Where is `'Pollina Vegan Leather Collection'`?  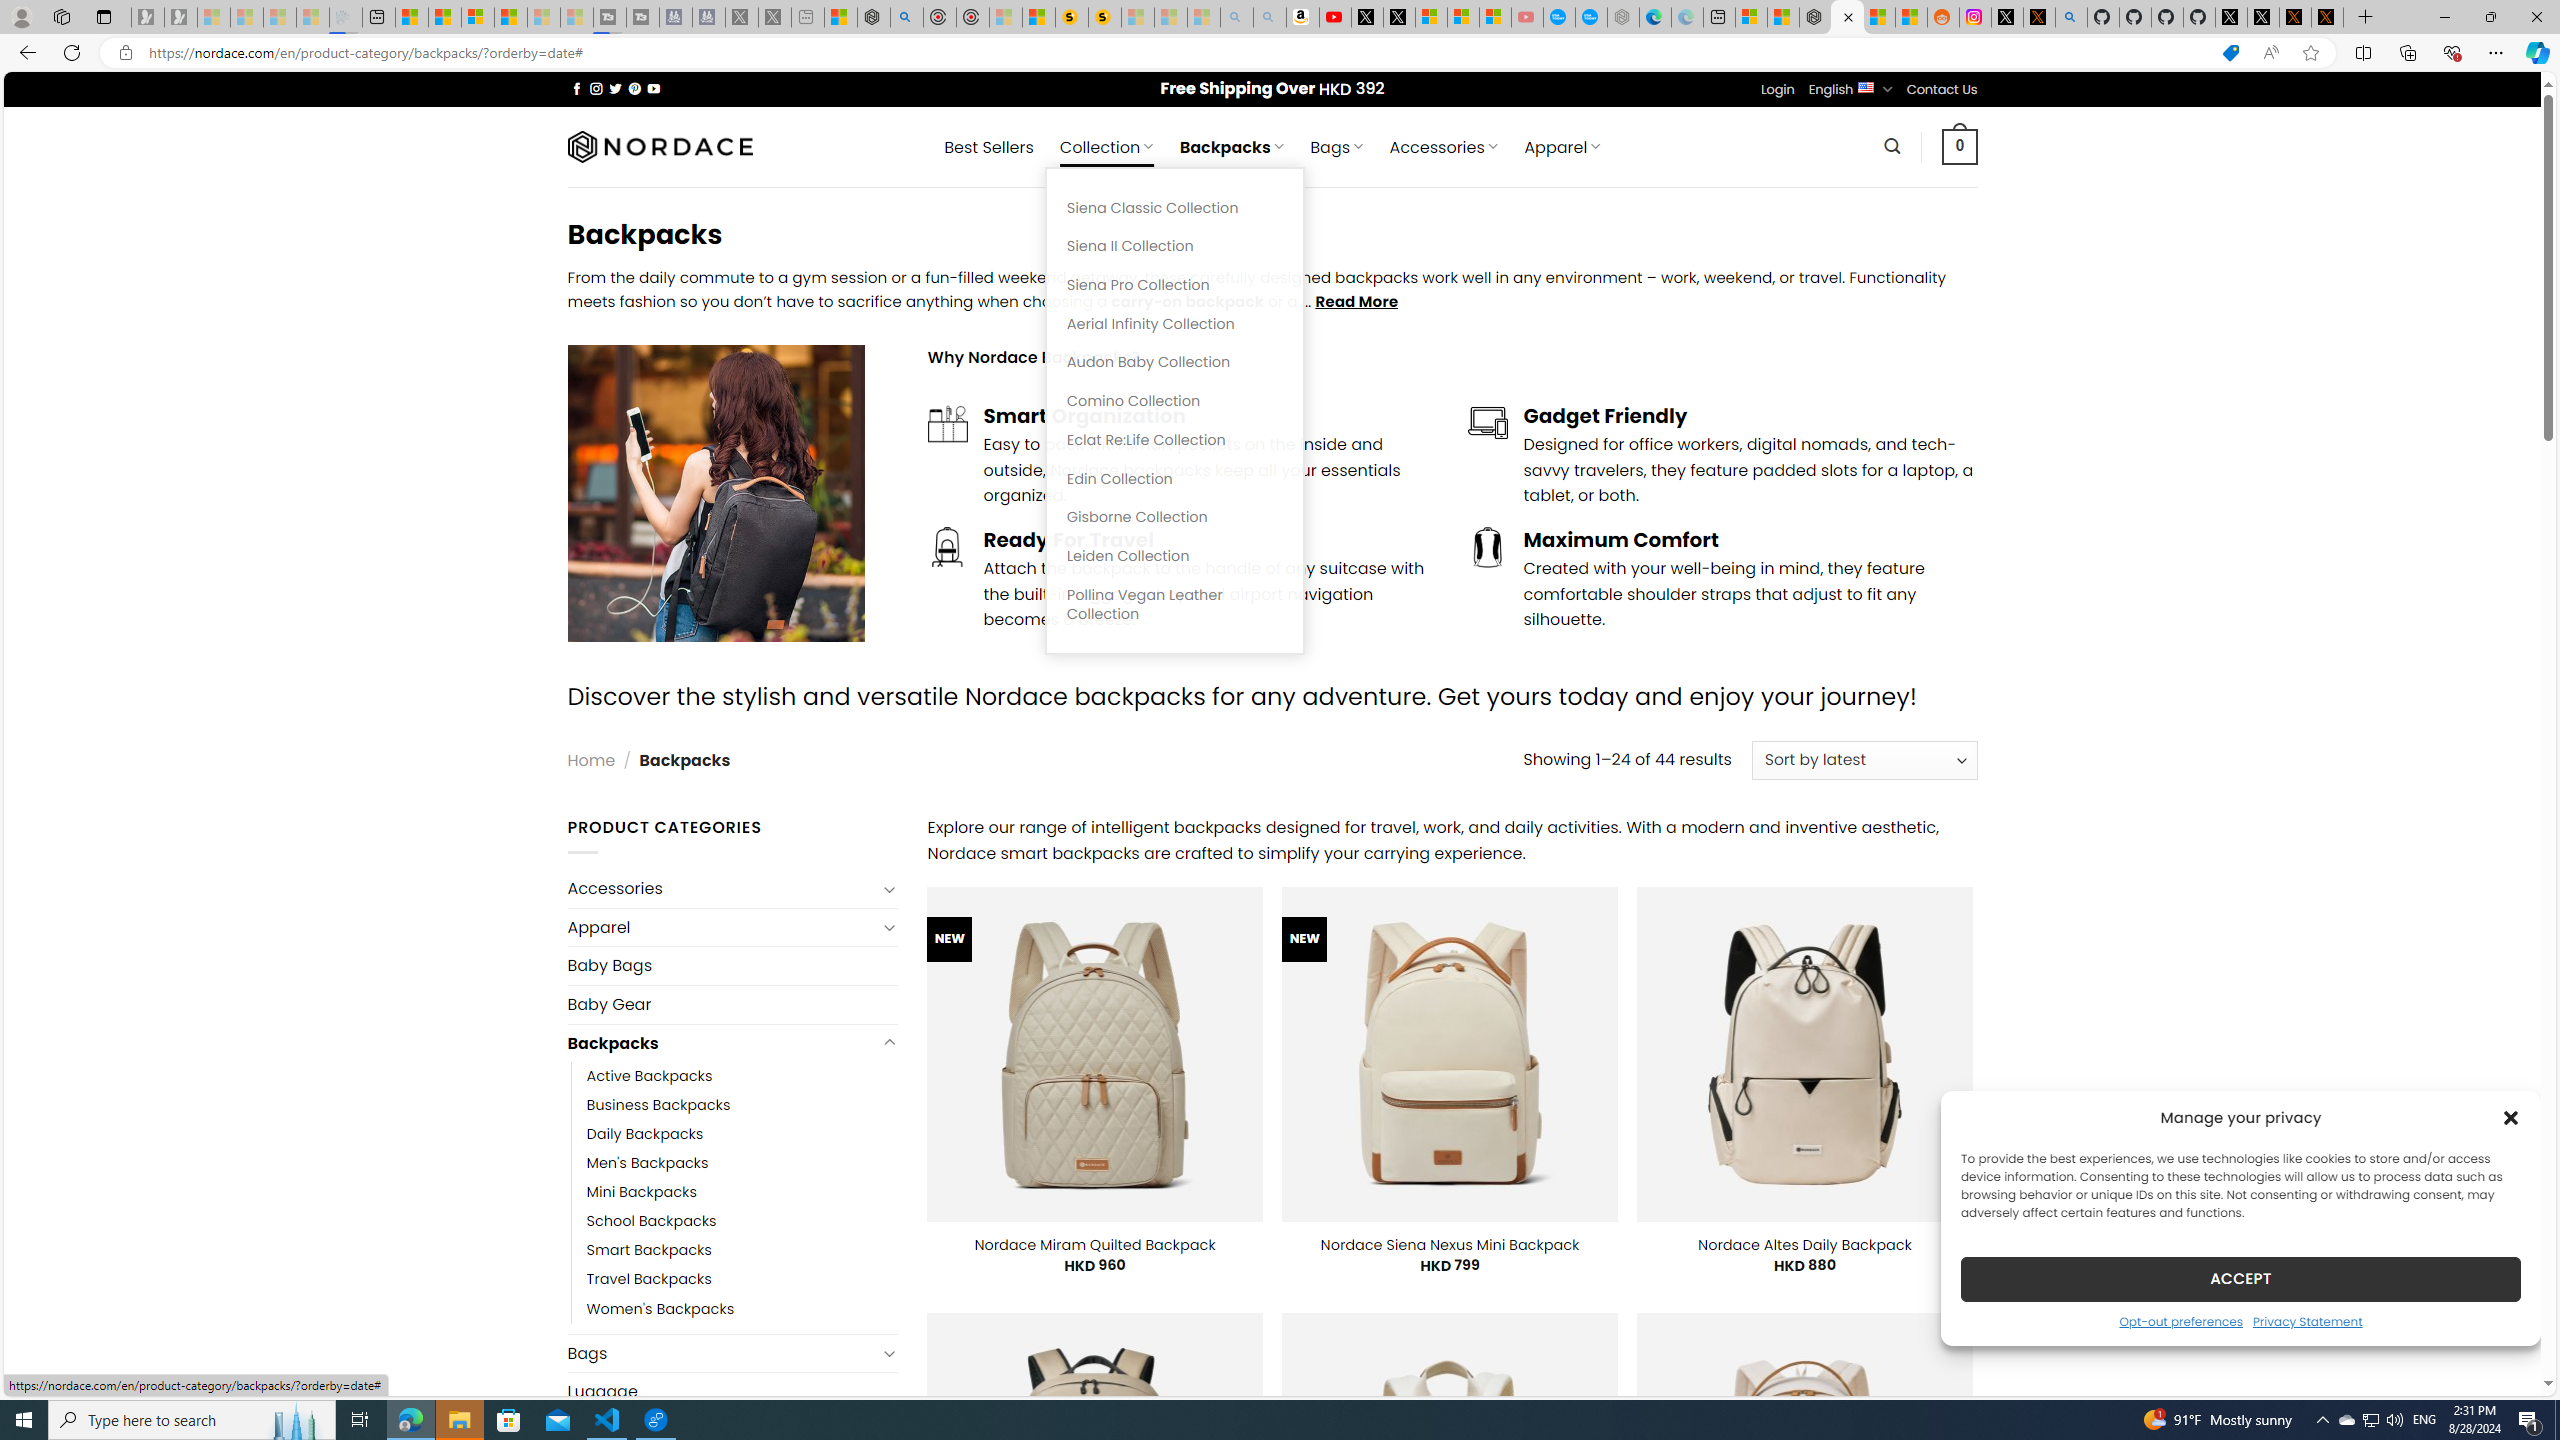
'Pollina Vegan Leather Collection' is located at coordinates (1174, 604).